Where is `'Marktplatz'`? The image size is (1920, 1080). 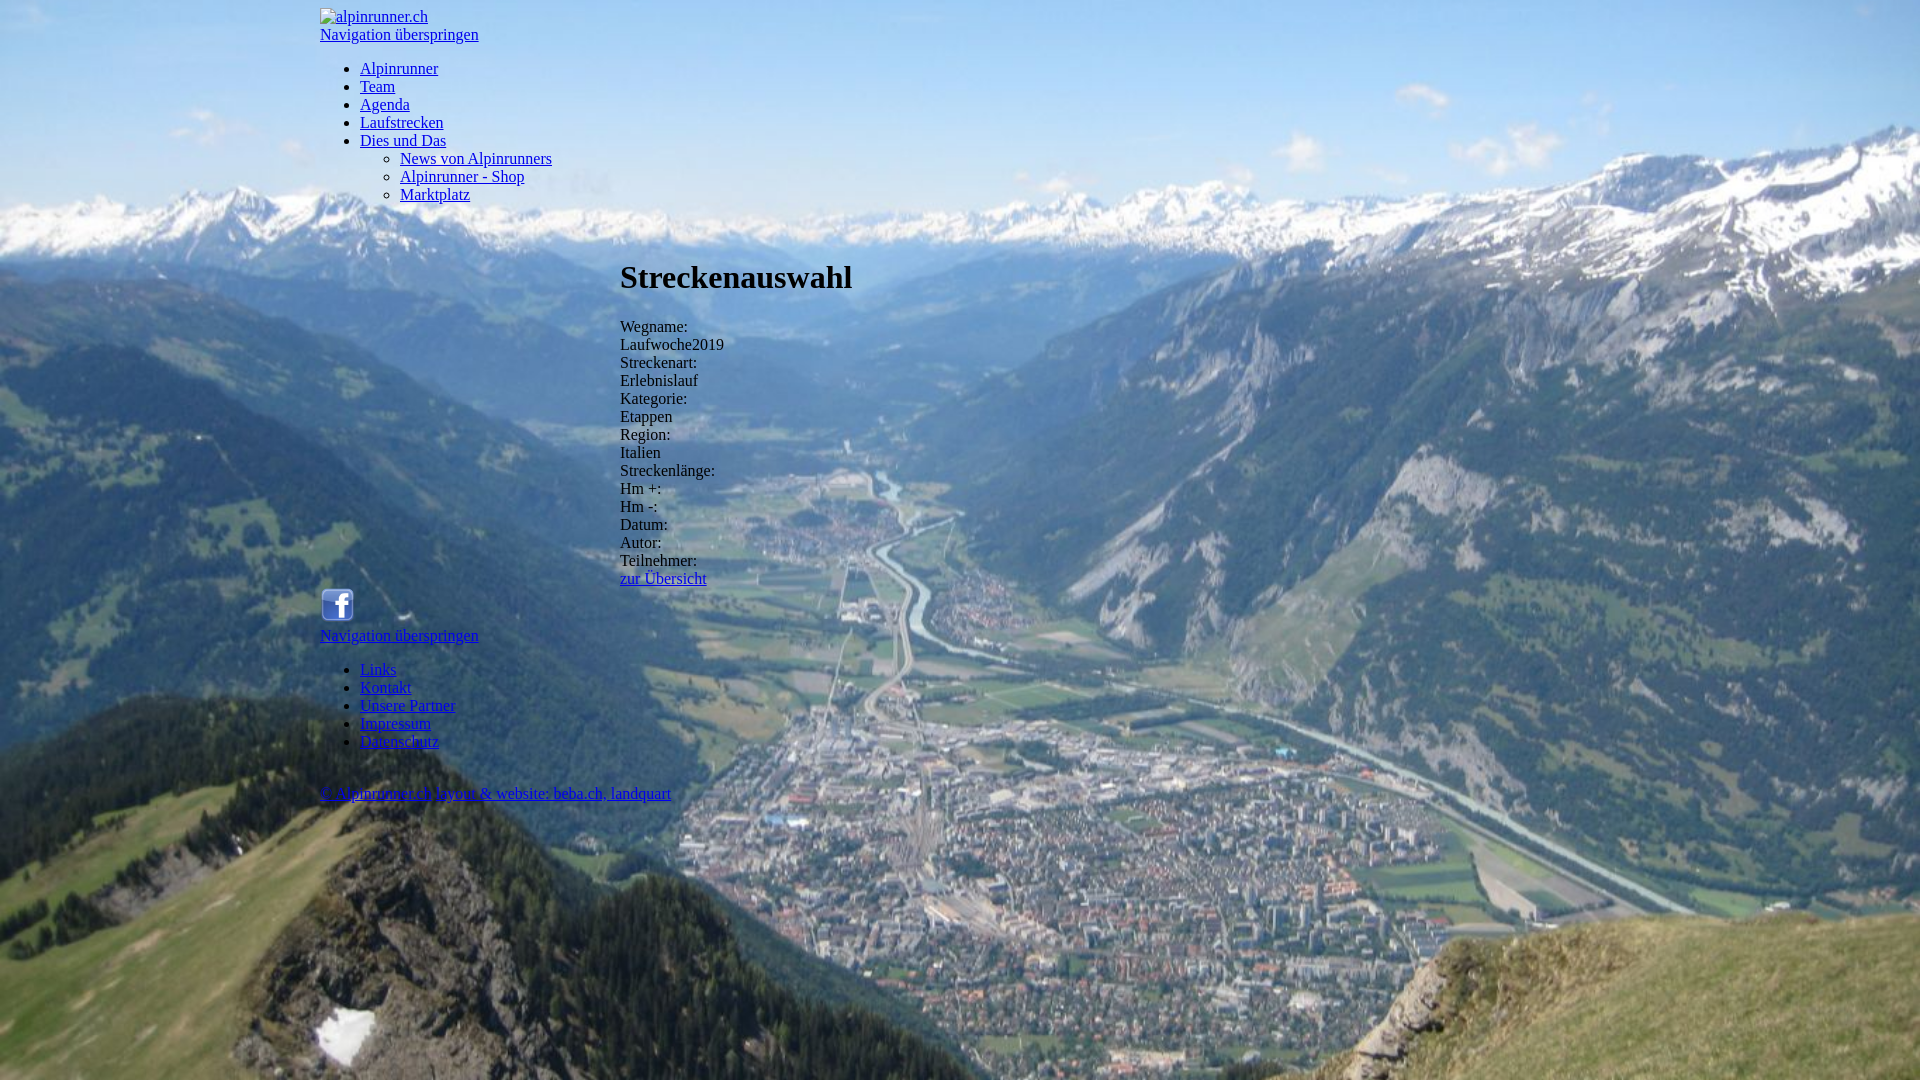
'Marktplatz' is located at coordinates (434, 194).